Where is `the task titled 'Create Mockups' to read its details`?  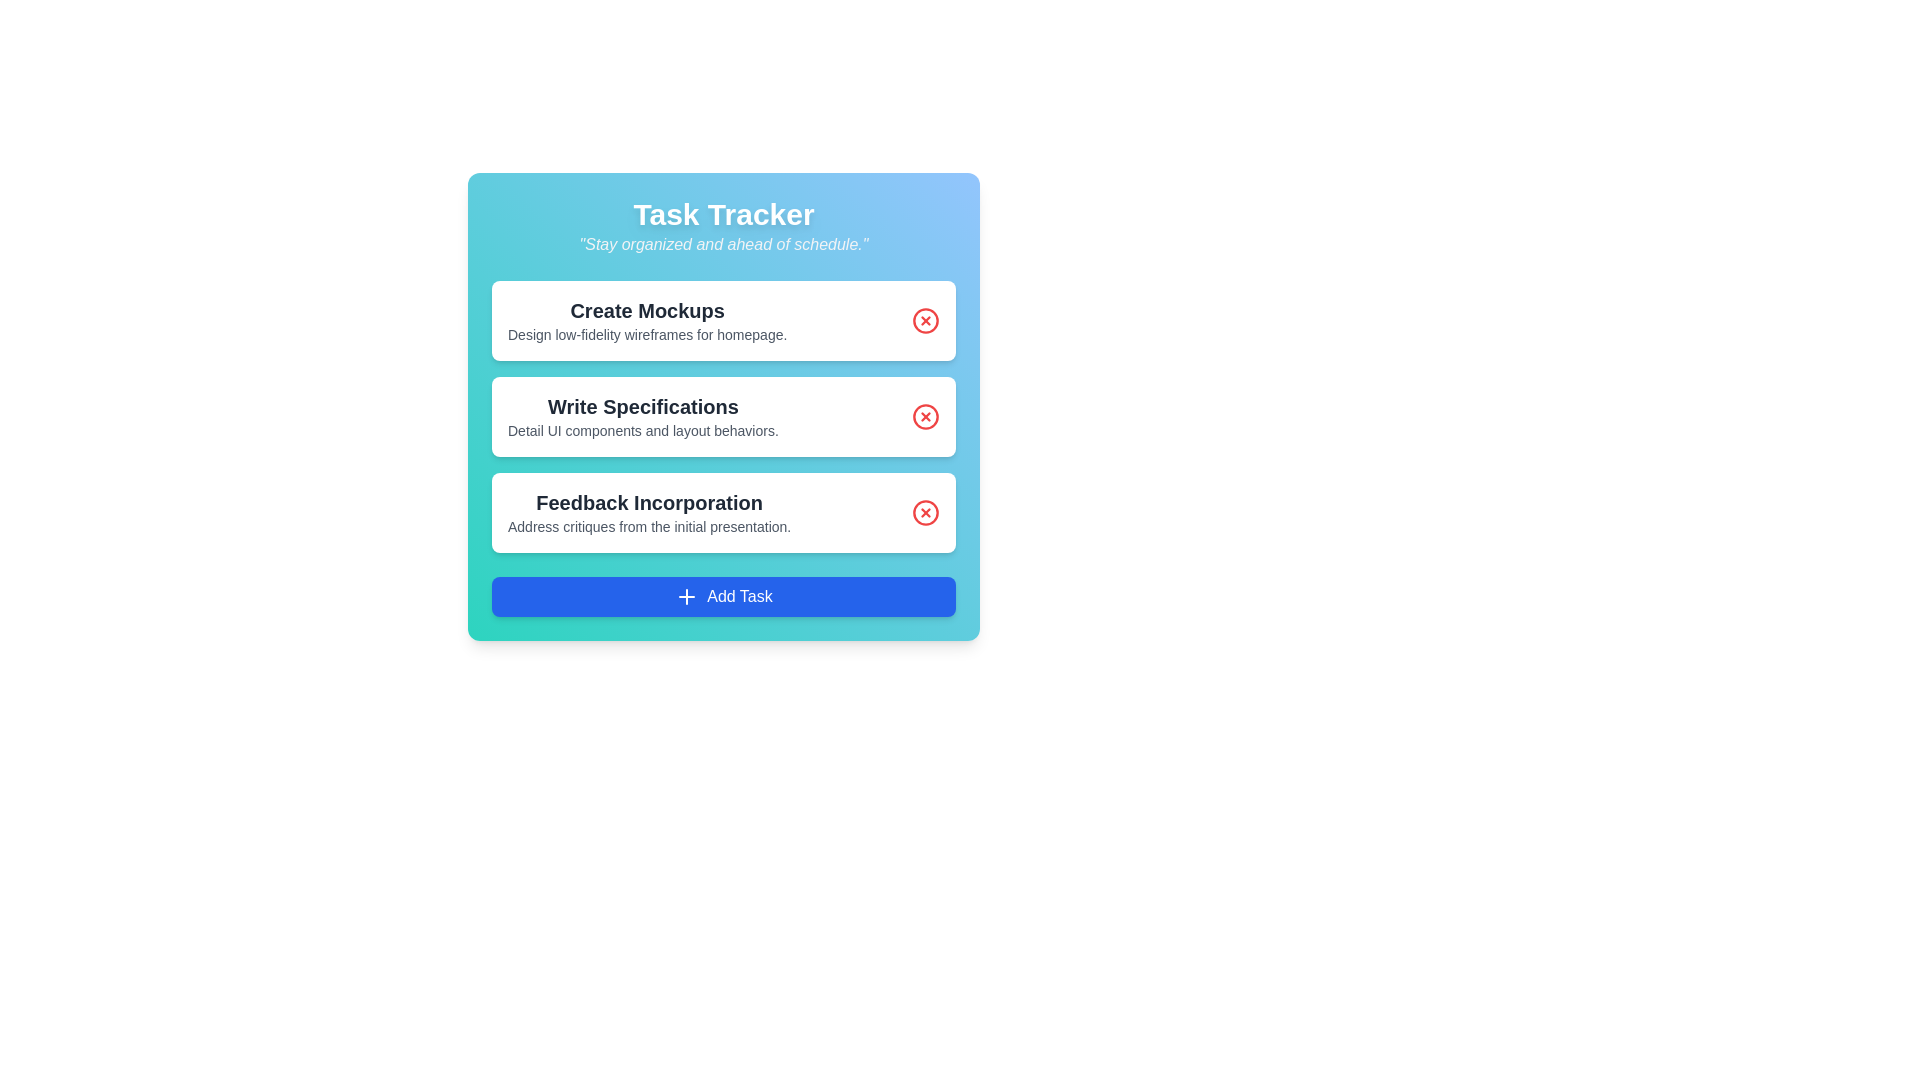 the task titled 'Create Mockups' to read its details is located at coordinates (723, 319).